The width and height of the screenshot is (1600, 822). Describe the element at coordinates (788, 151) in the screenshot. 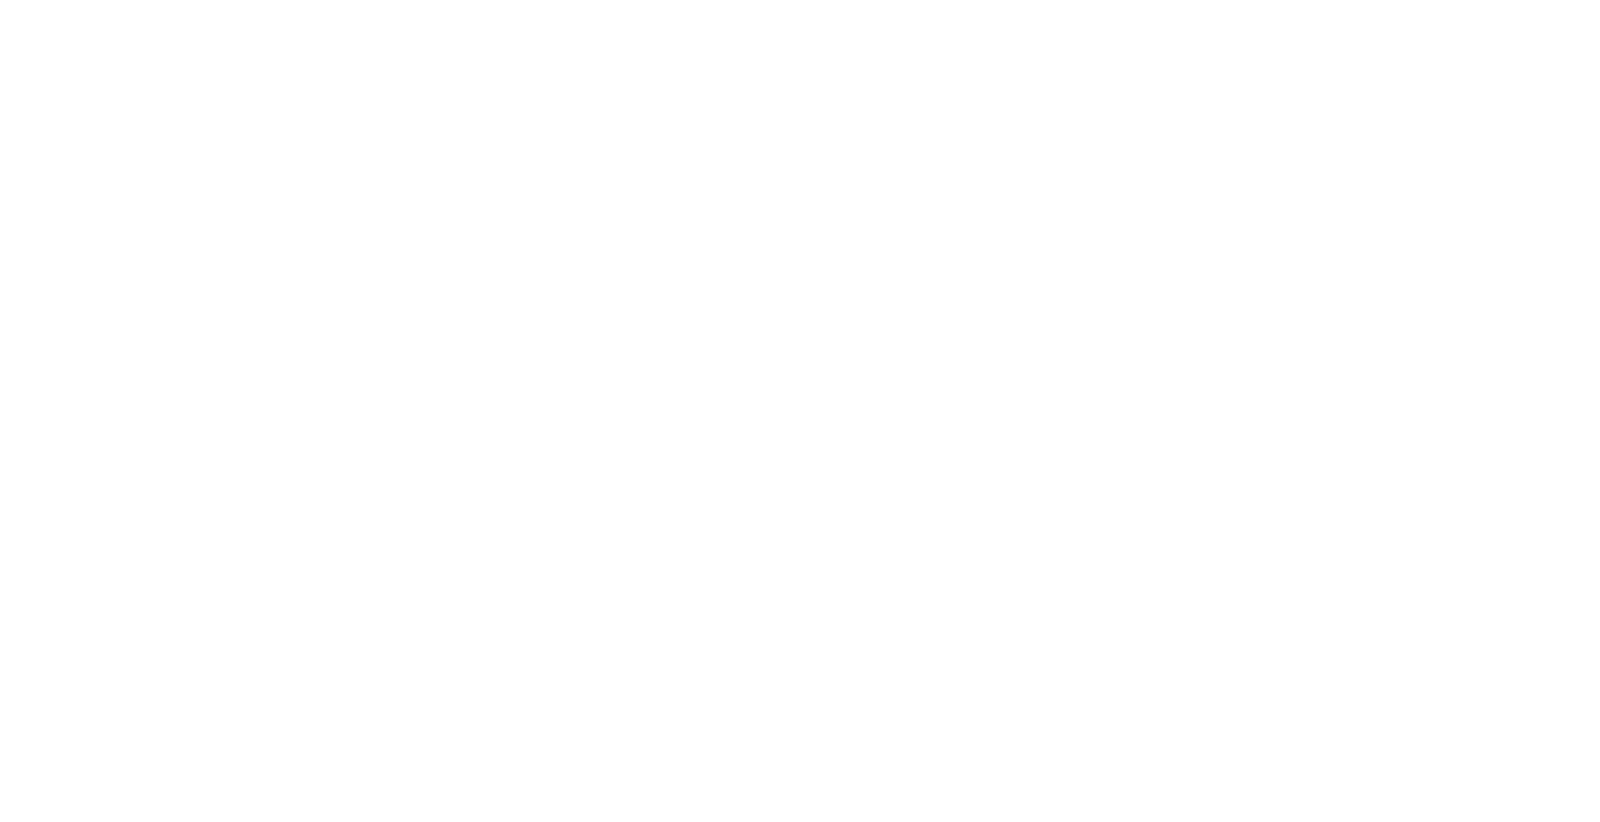

I see `'Eat & Drink'` at that location.